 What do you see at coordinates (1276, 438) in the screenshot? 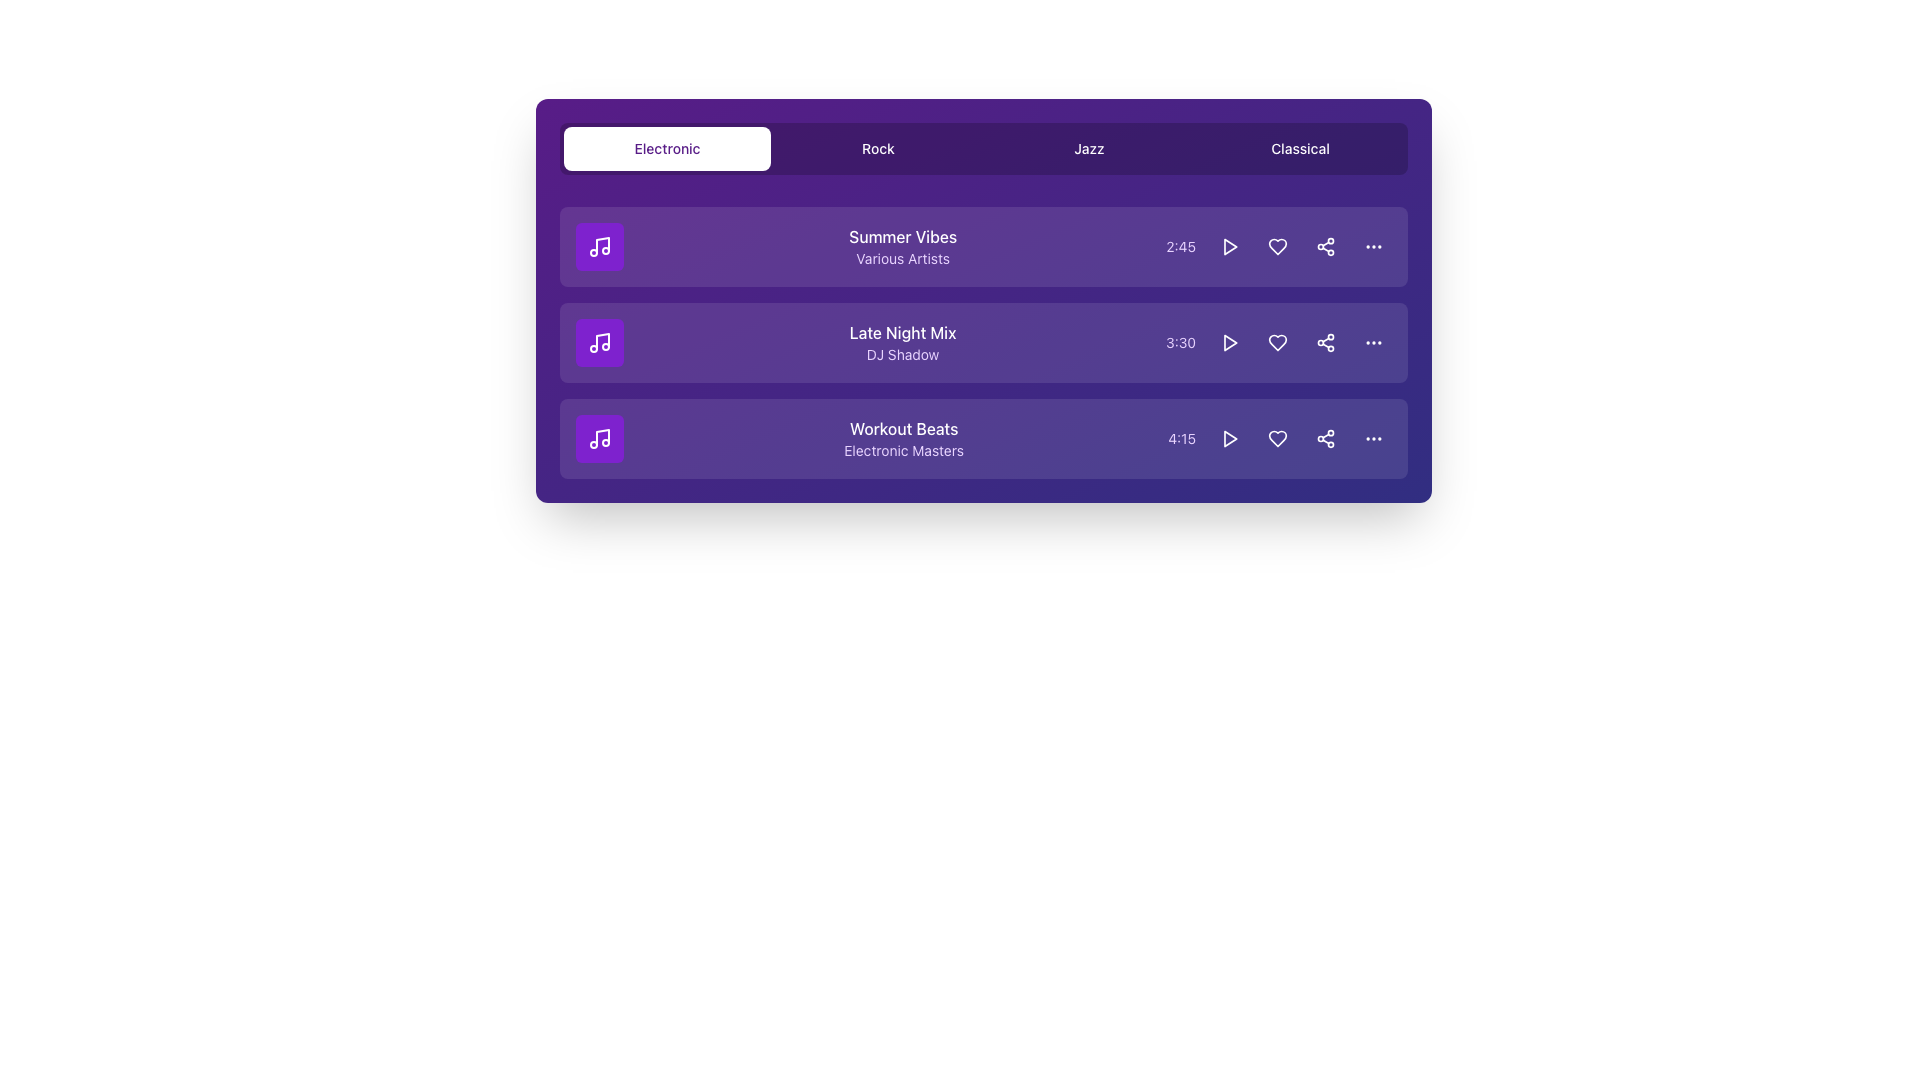
I see `the icon button to mark or unmark 'Workout Beats' as a favorite, located` at bounding box center [1276, 438].